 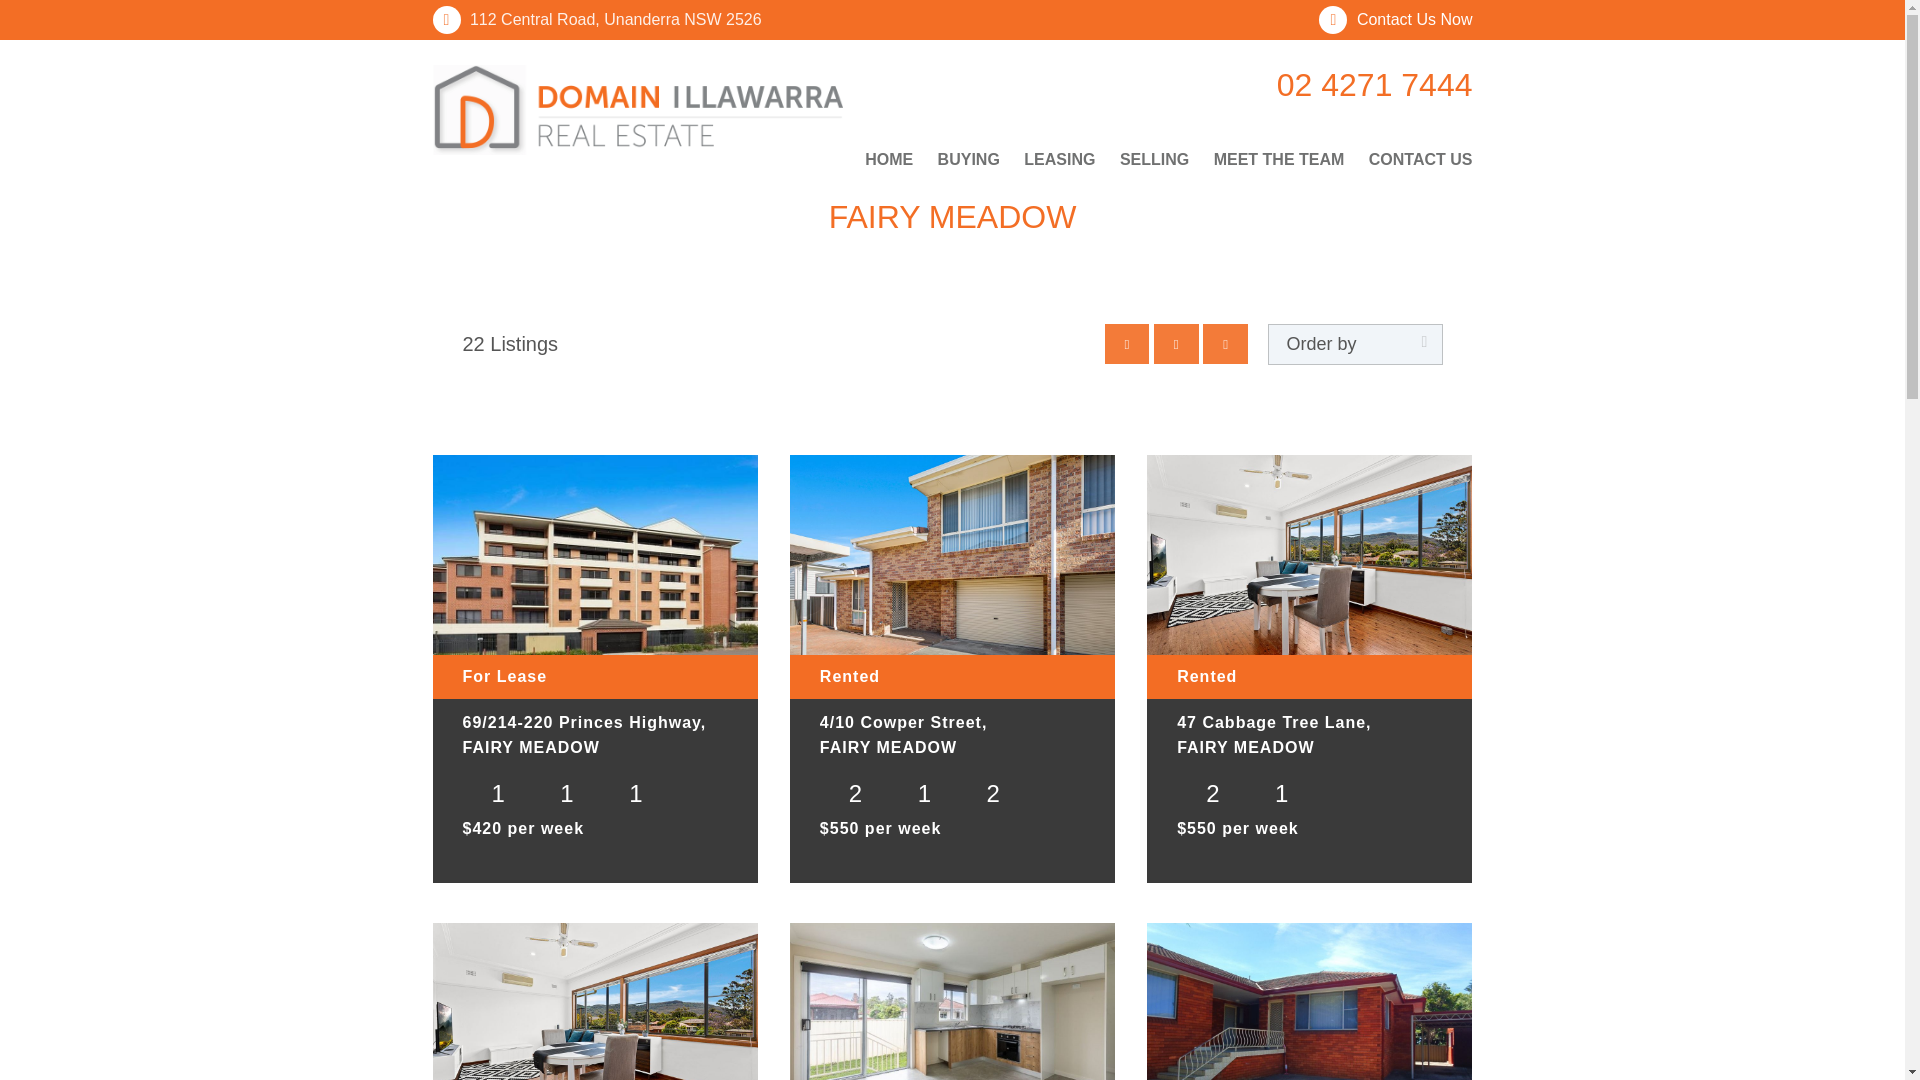 I want to click on '47 Cabbage Tree Lane,, so click(x=1309, y=738).